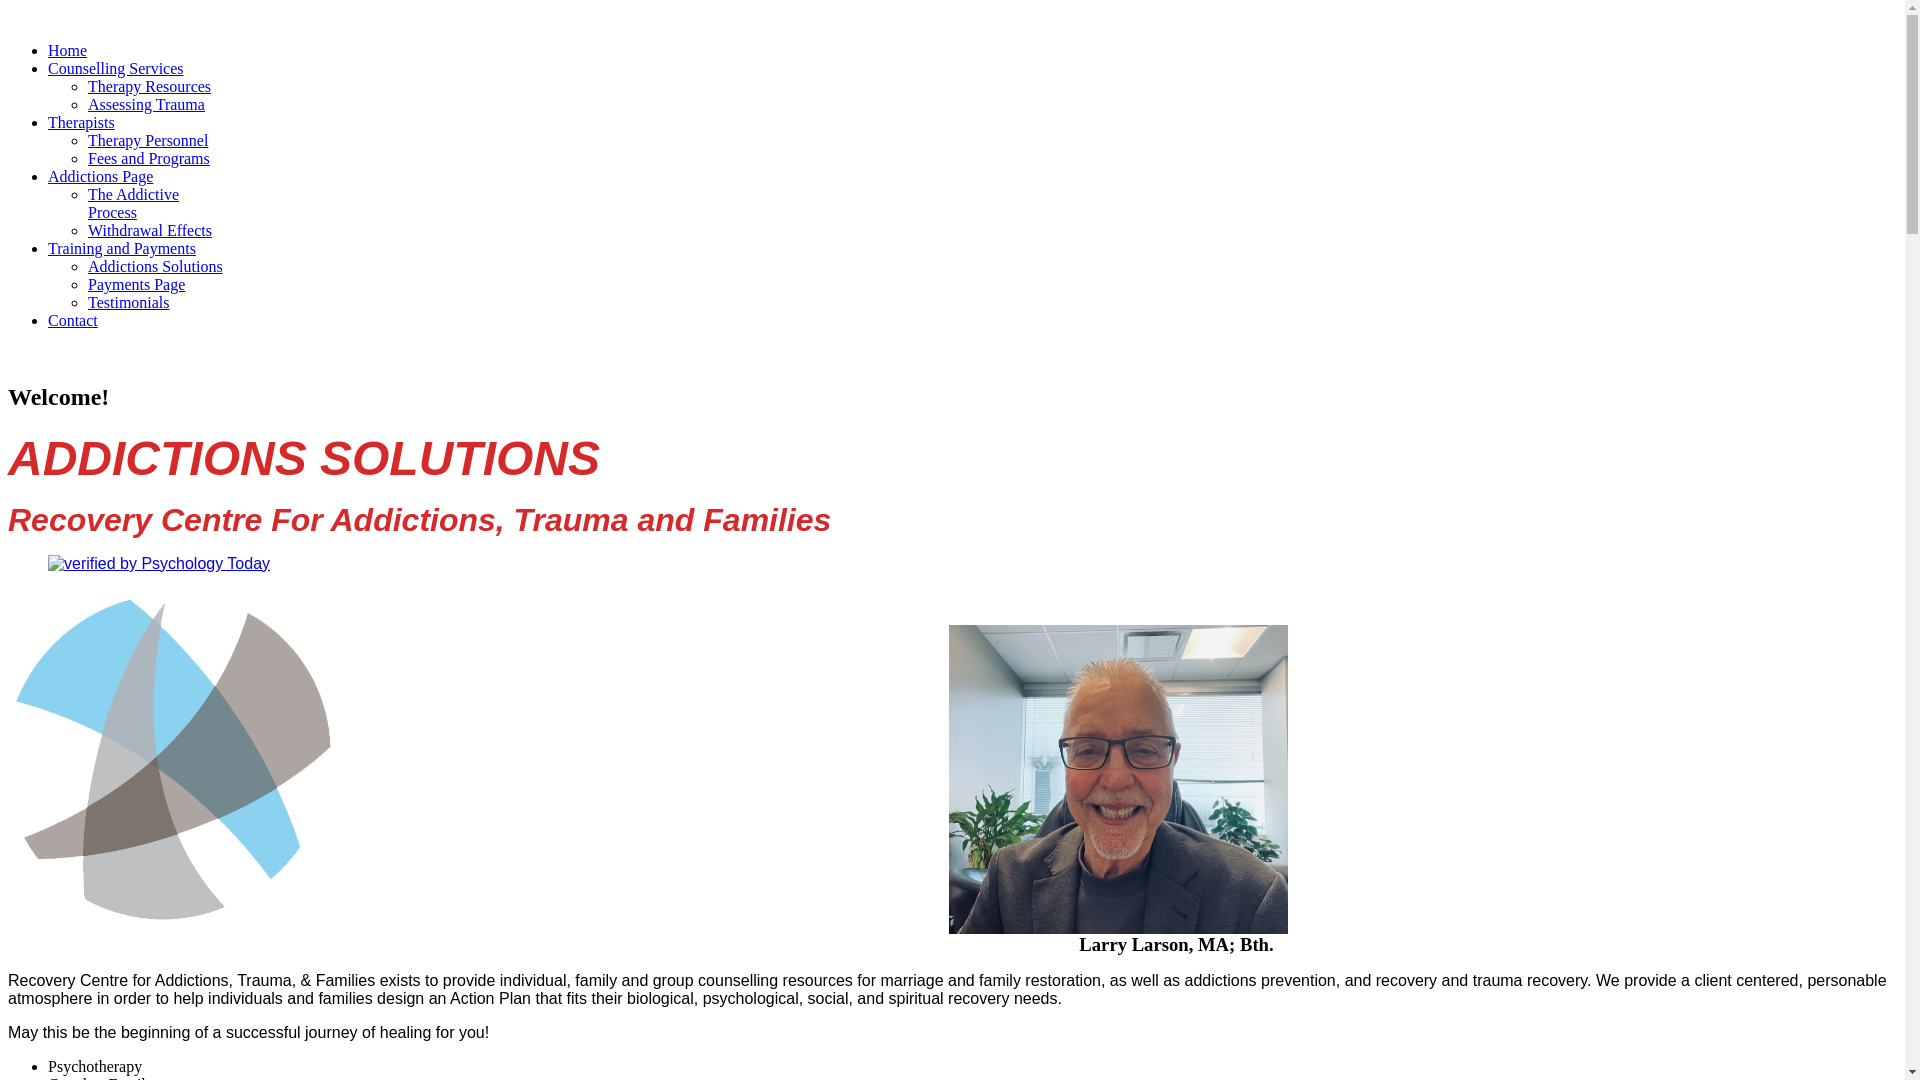 This screenshot has width=1920, height=1080. I want to click on 'Therapy Personnel', so click(86, 139).